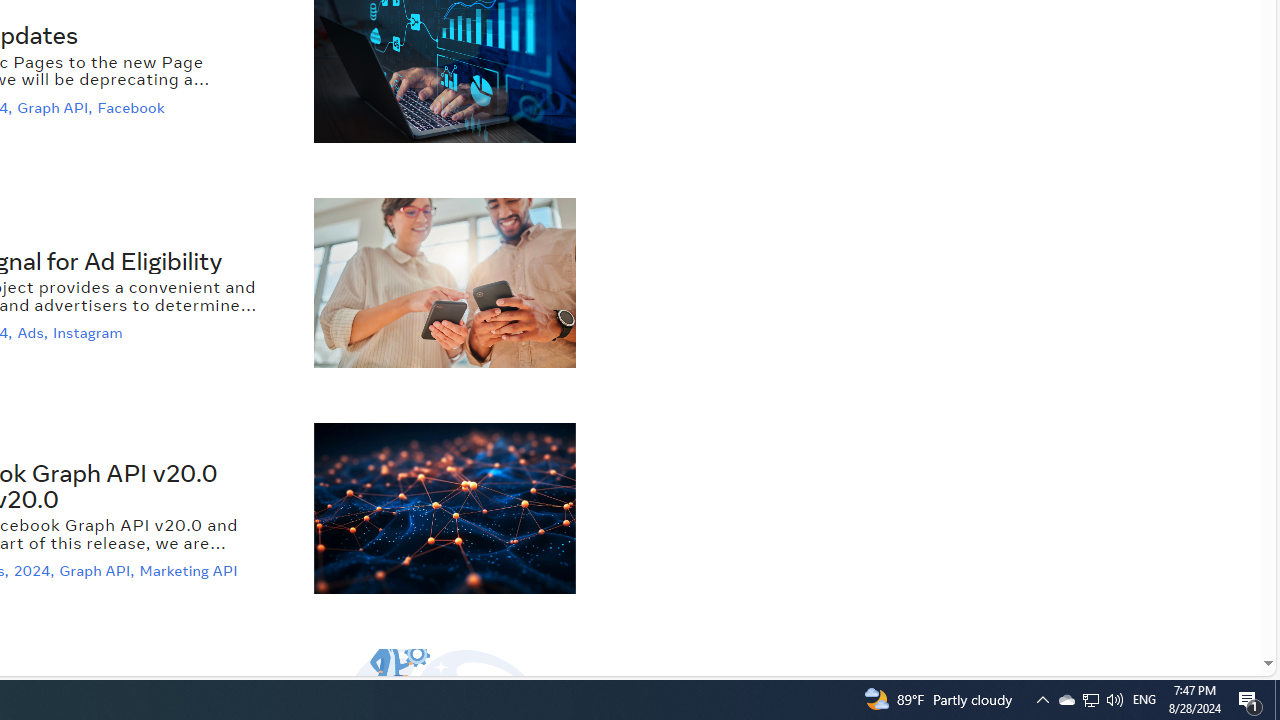 The width and height of the screenshot is (1280, 720). Describe the element at coordinates (132, 107) in the screenshot. I see `'Facebook'` at that location.